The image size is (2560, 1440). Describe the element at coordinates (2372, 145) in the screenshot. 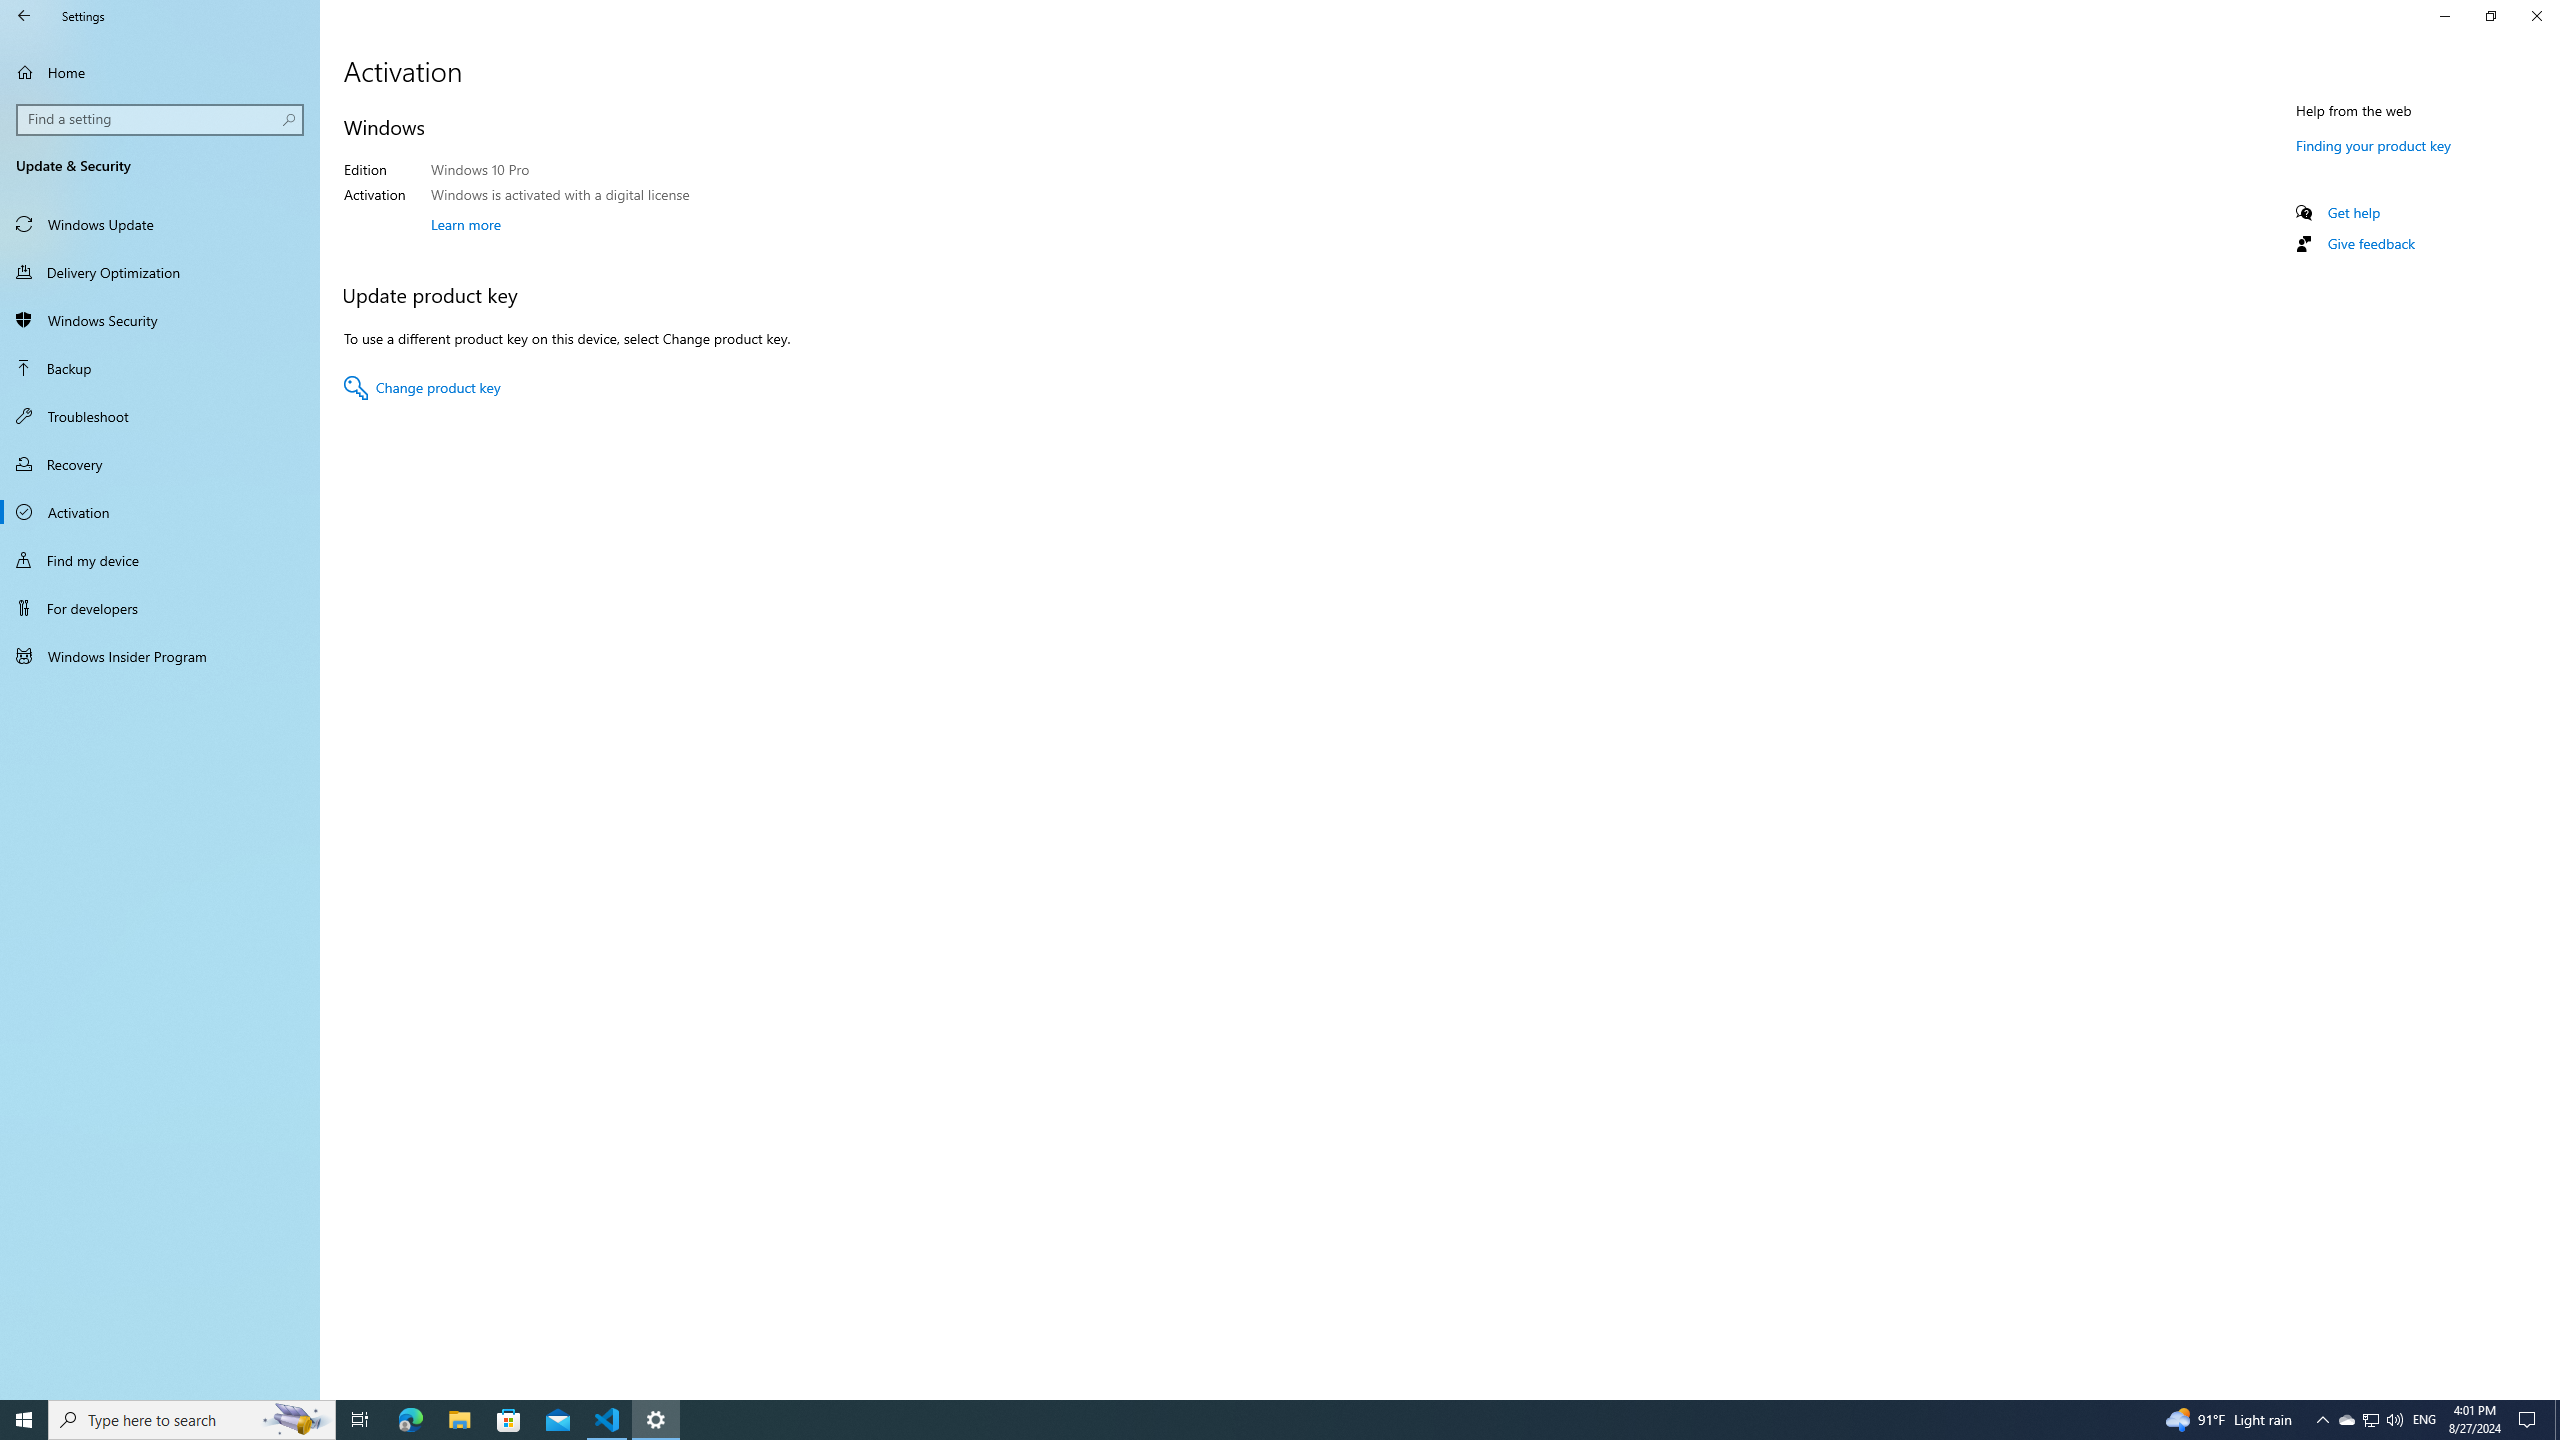

I see `'Finding your product key'` at that location.